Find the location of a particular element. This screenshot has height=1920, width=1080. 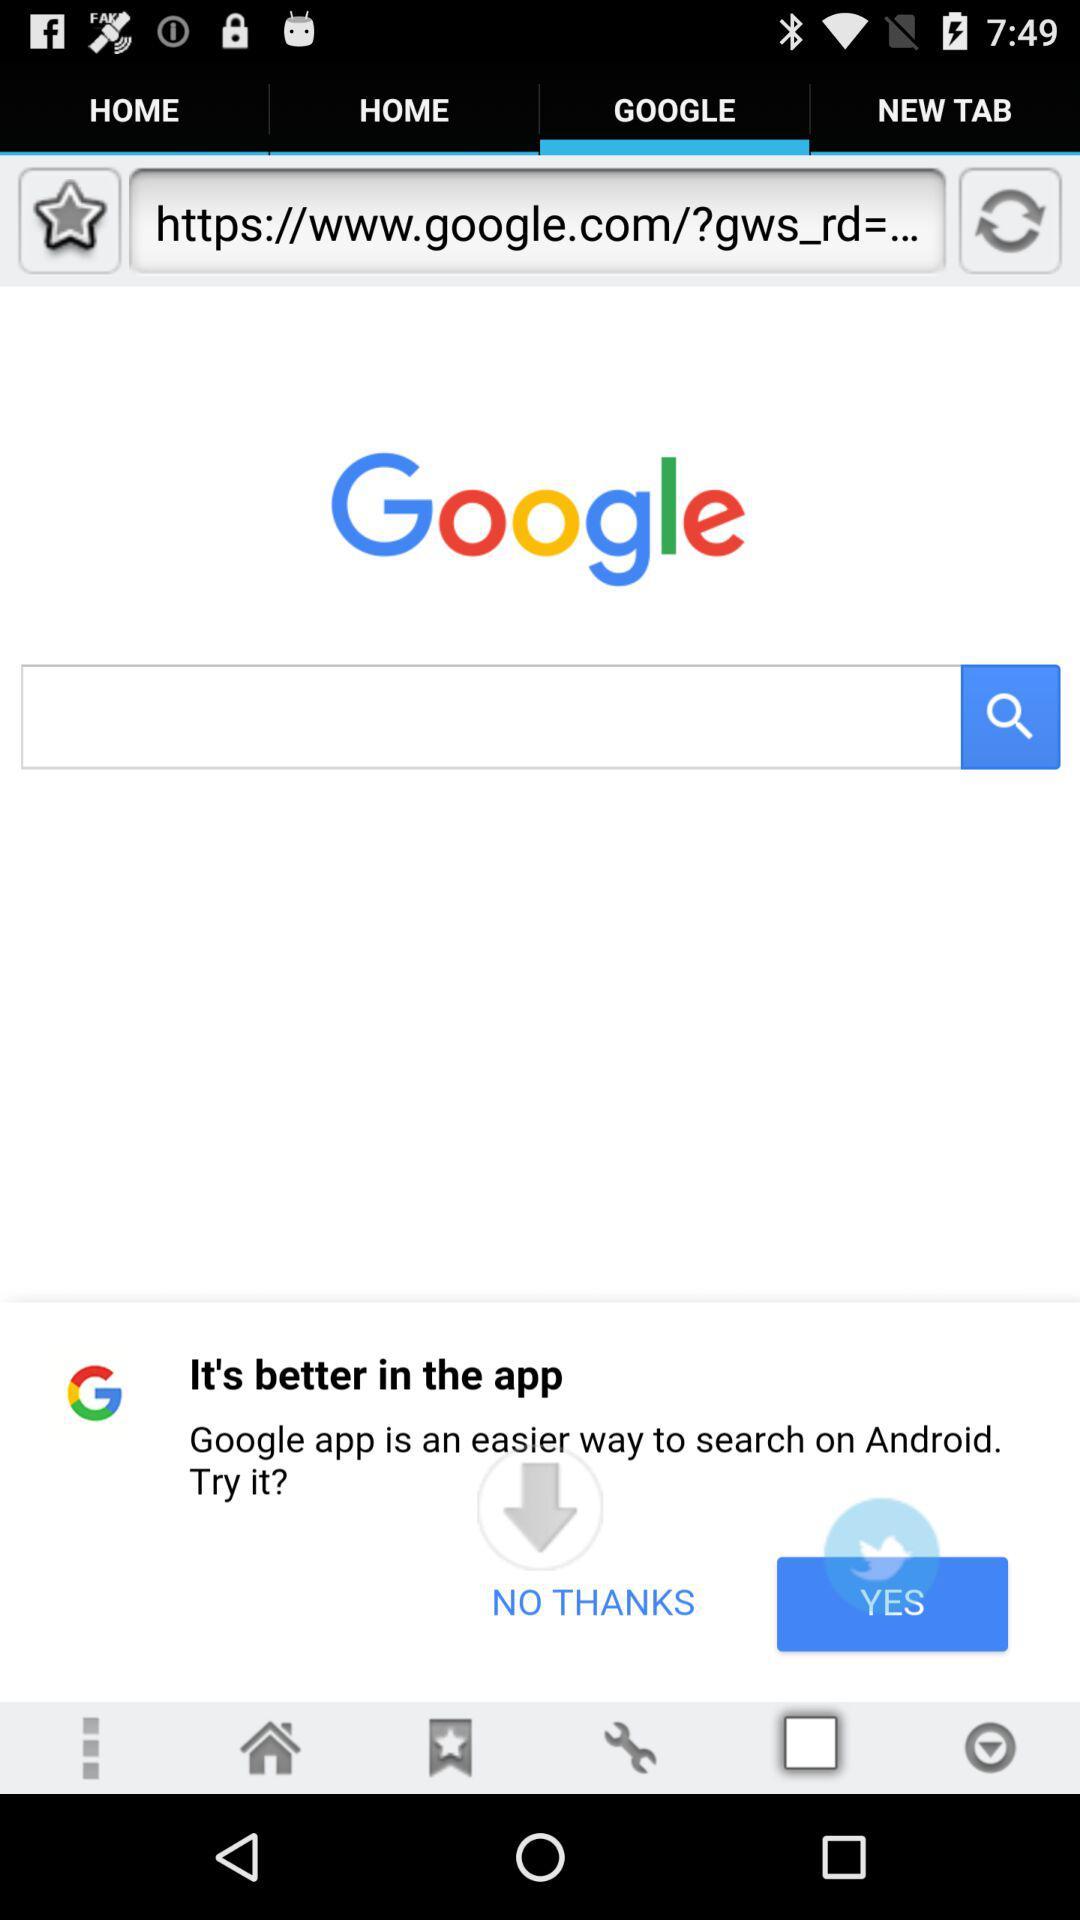

star icon is located at coordinates (450, 1746).